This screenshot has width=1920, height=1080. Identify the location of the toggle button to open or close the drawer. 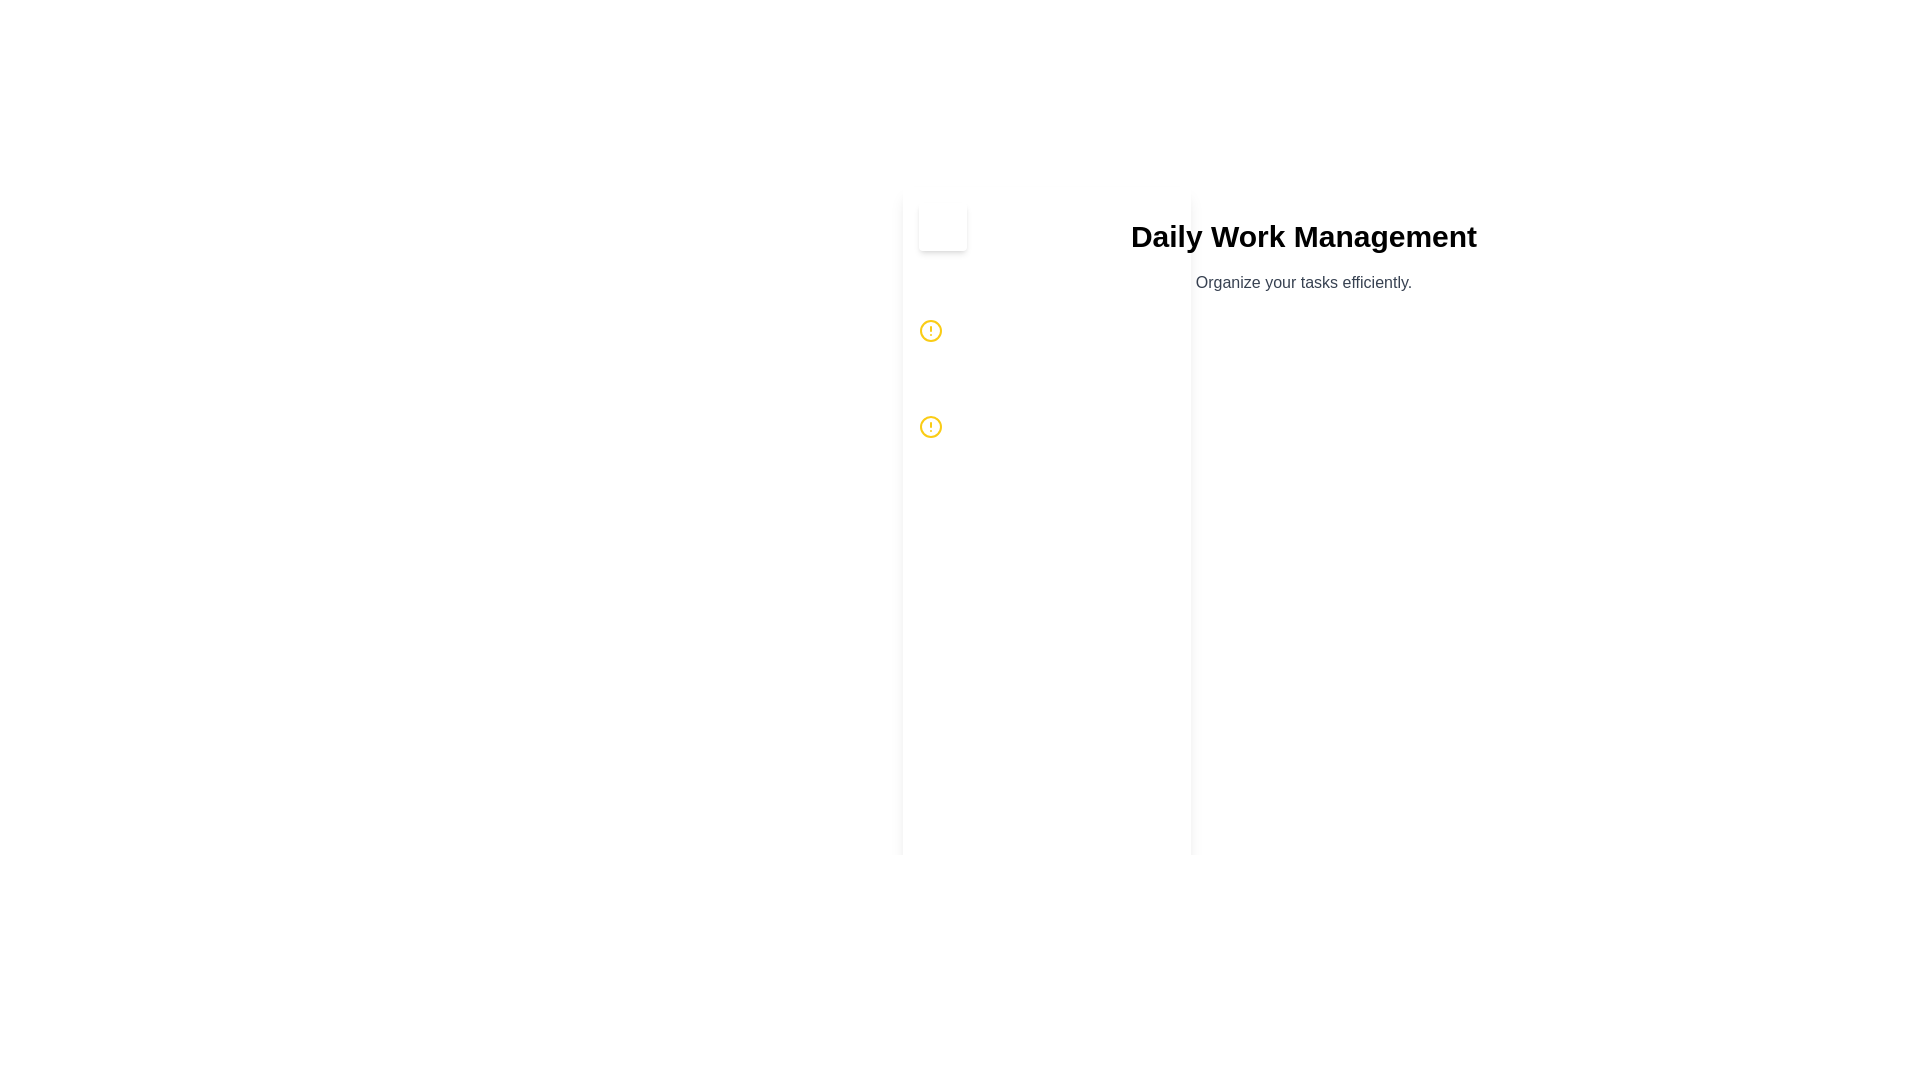
(941, 226).